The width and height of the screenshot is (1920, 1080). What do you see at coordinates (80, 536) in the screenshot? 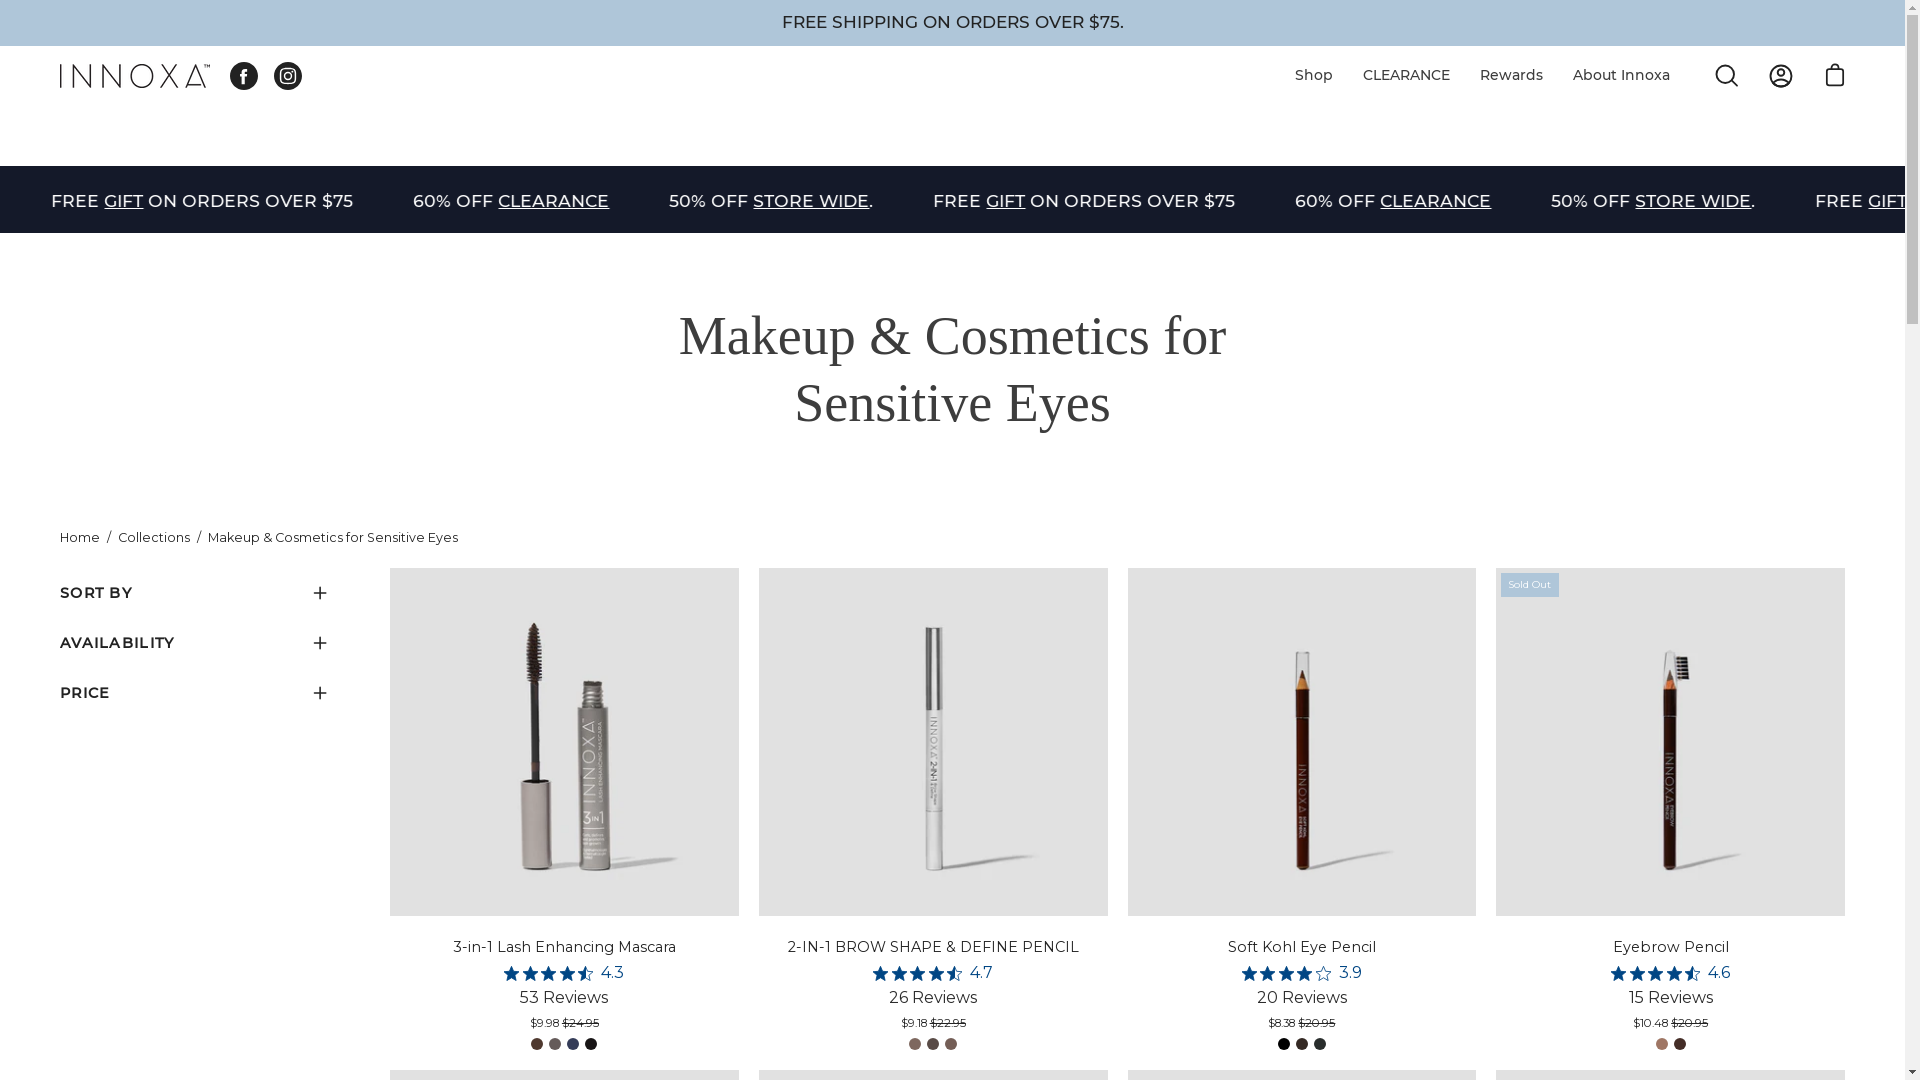
I see `'Home'` at bounding box center [80, 536].